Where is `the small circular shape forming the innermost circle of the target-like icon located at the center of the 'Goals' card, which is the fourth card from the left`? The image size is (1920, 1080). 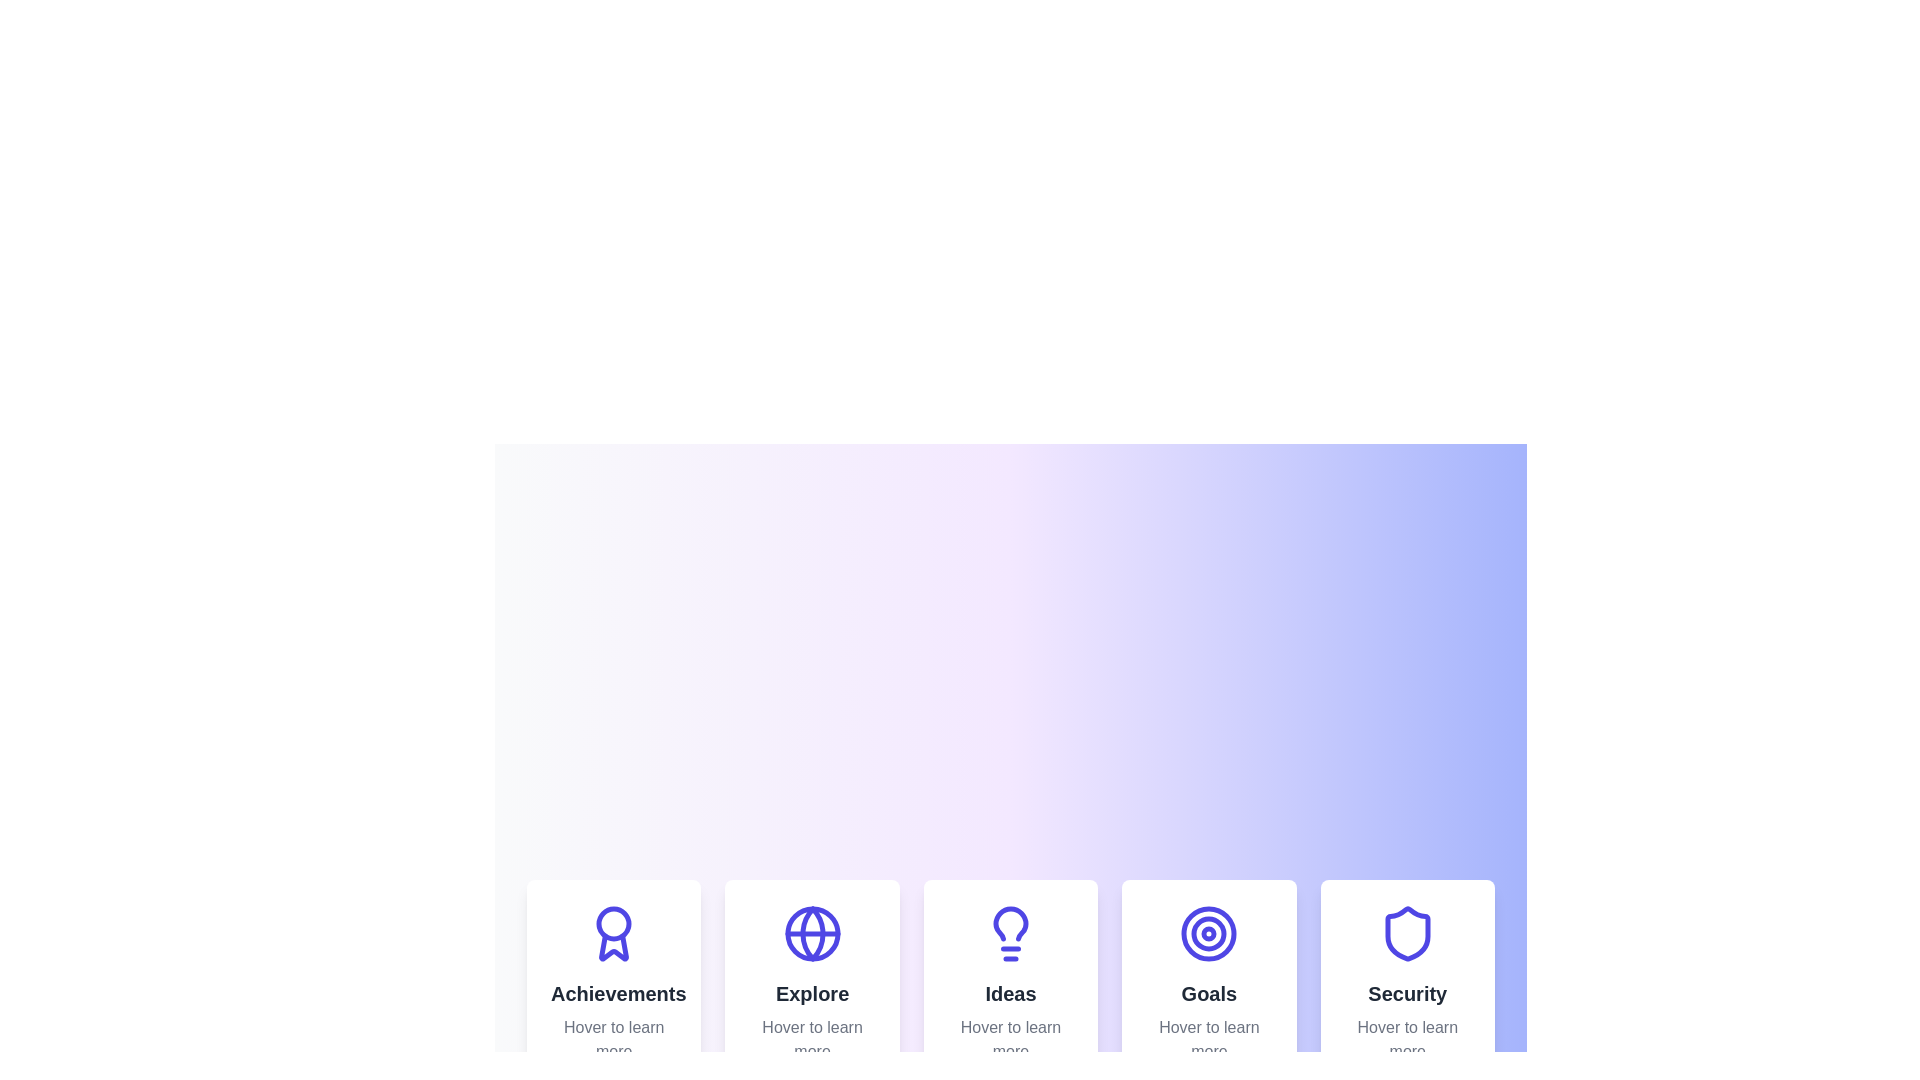
the small circular shape forming the innermost circle of the target-like icon located at the center of the 'Goals' card, which is the fourth card from the left is located at coordinates (1208, 933).